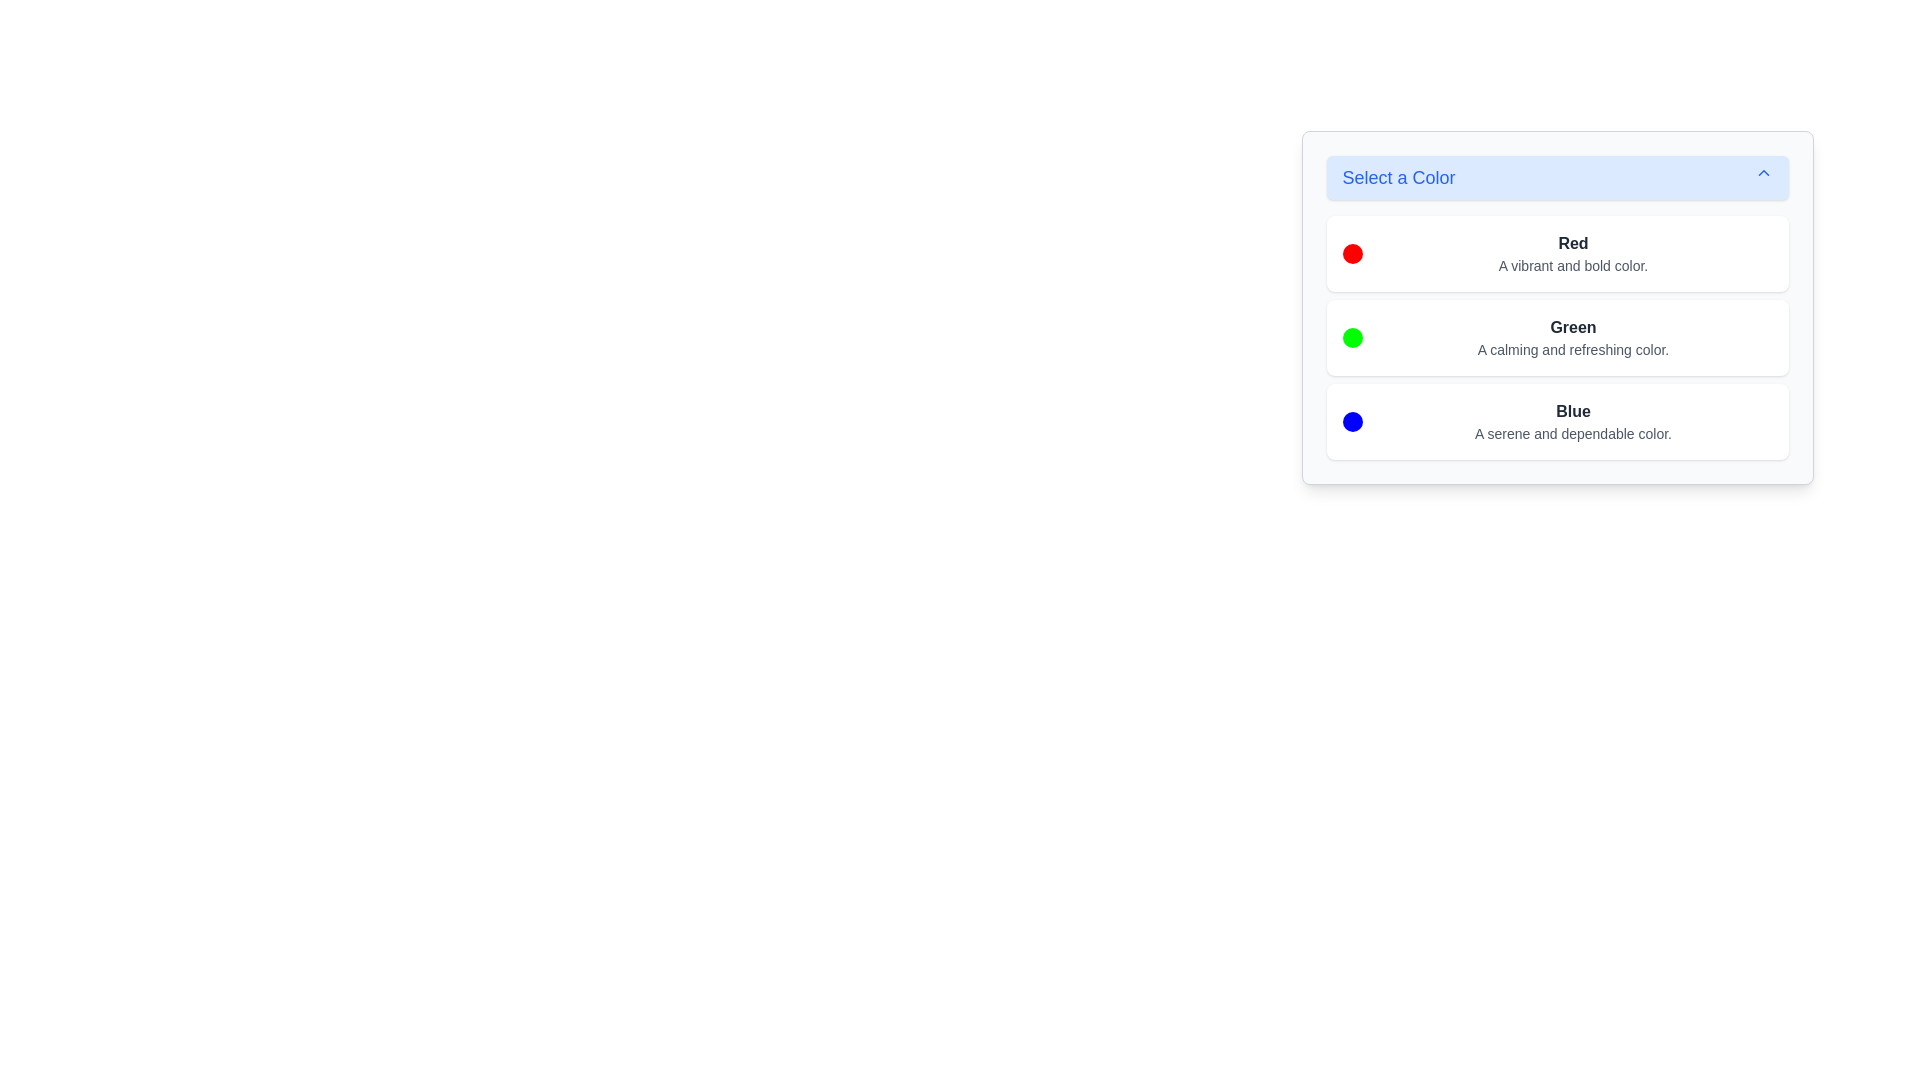 This screenshot has height=1080, width=1920. What do you see at coordinates (1556, 253) in the screenshot?
I see `the first Card component in the vertically stacked list that visually represents the color 'Red' and provides descriptive text about its attributes` at bounding box center [1556, 253].